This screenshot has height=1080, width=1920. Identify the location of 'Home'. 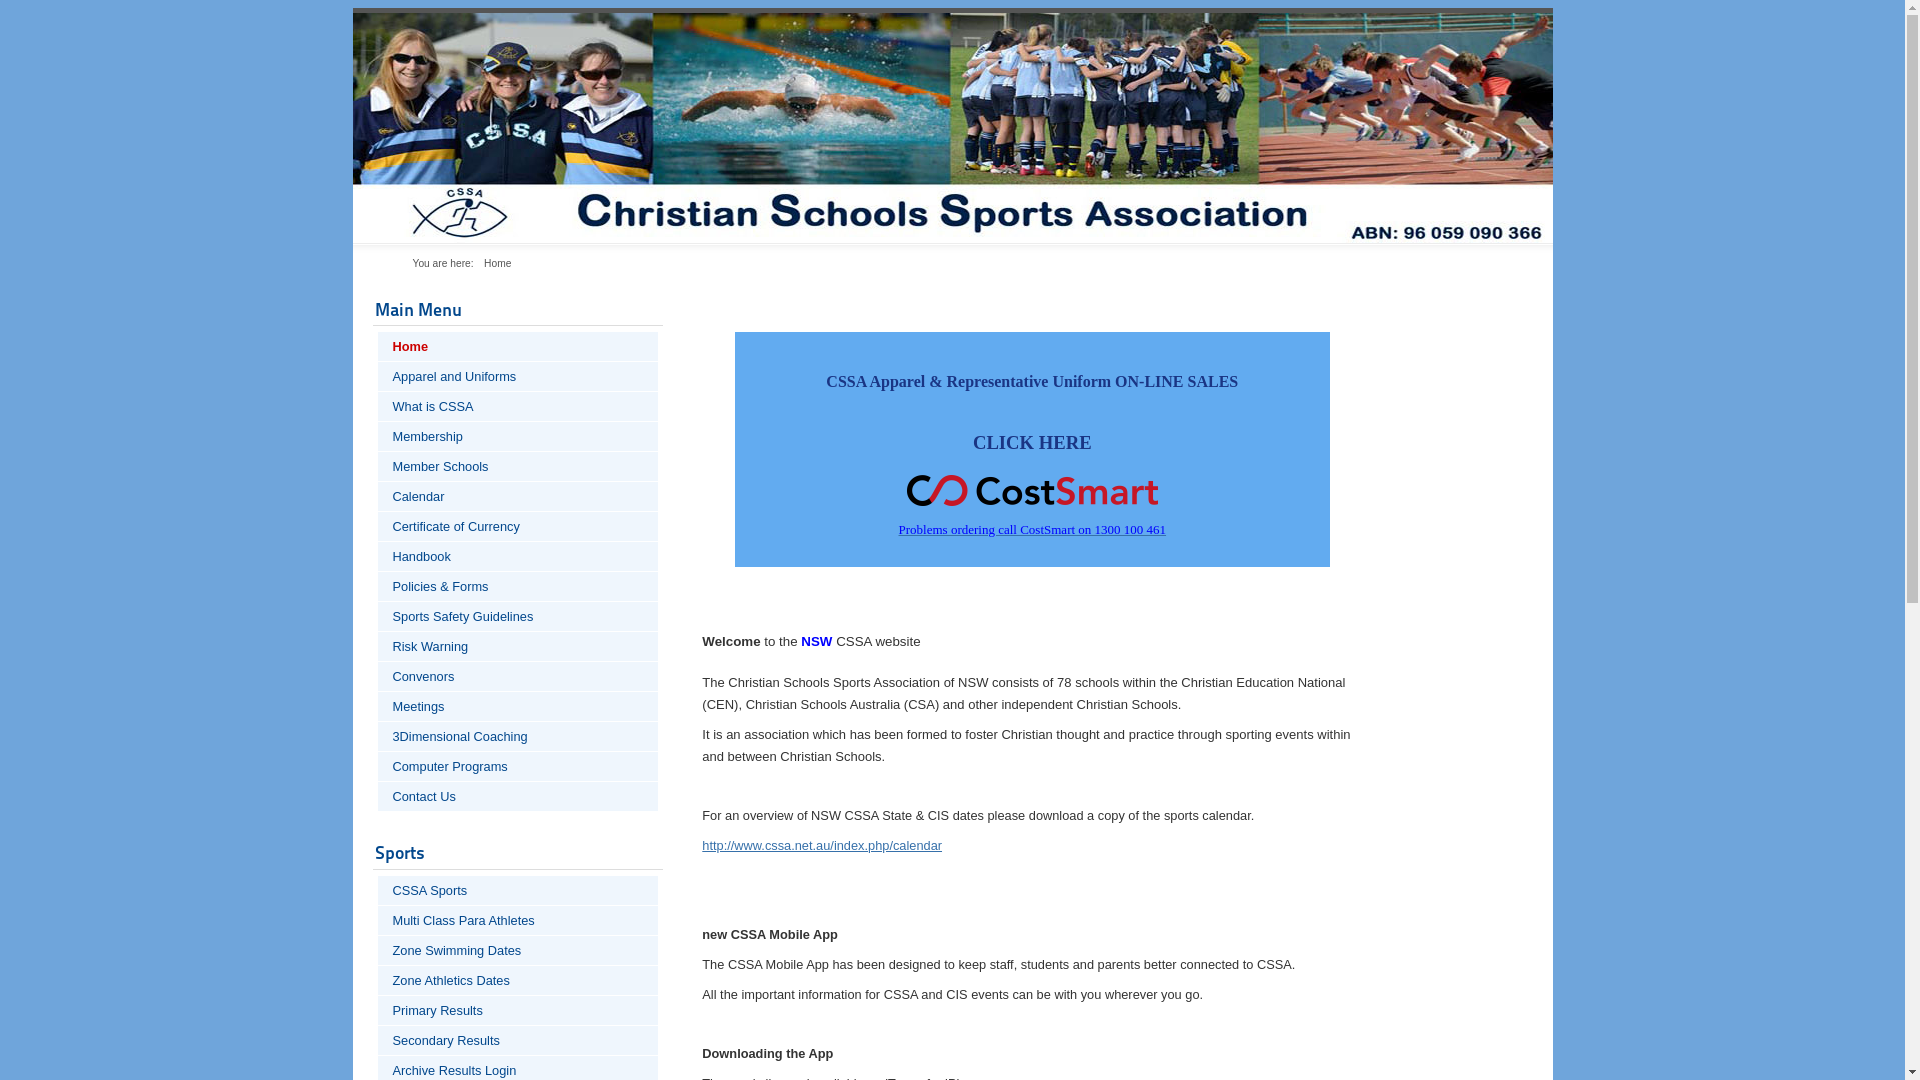
(378, 345).